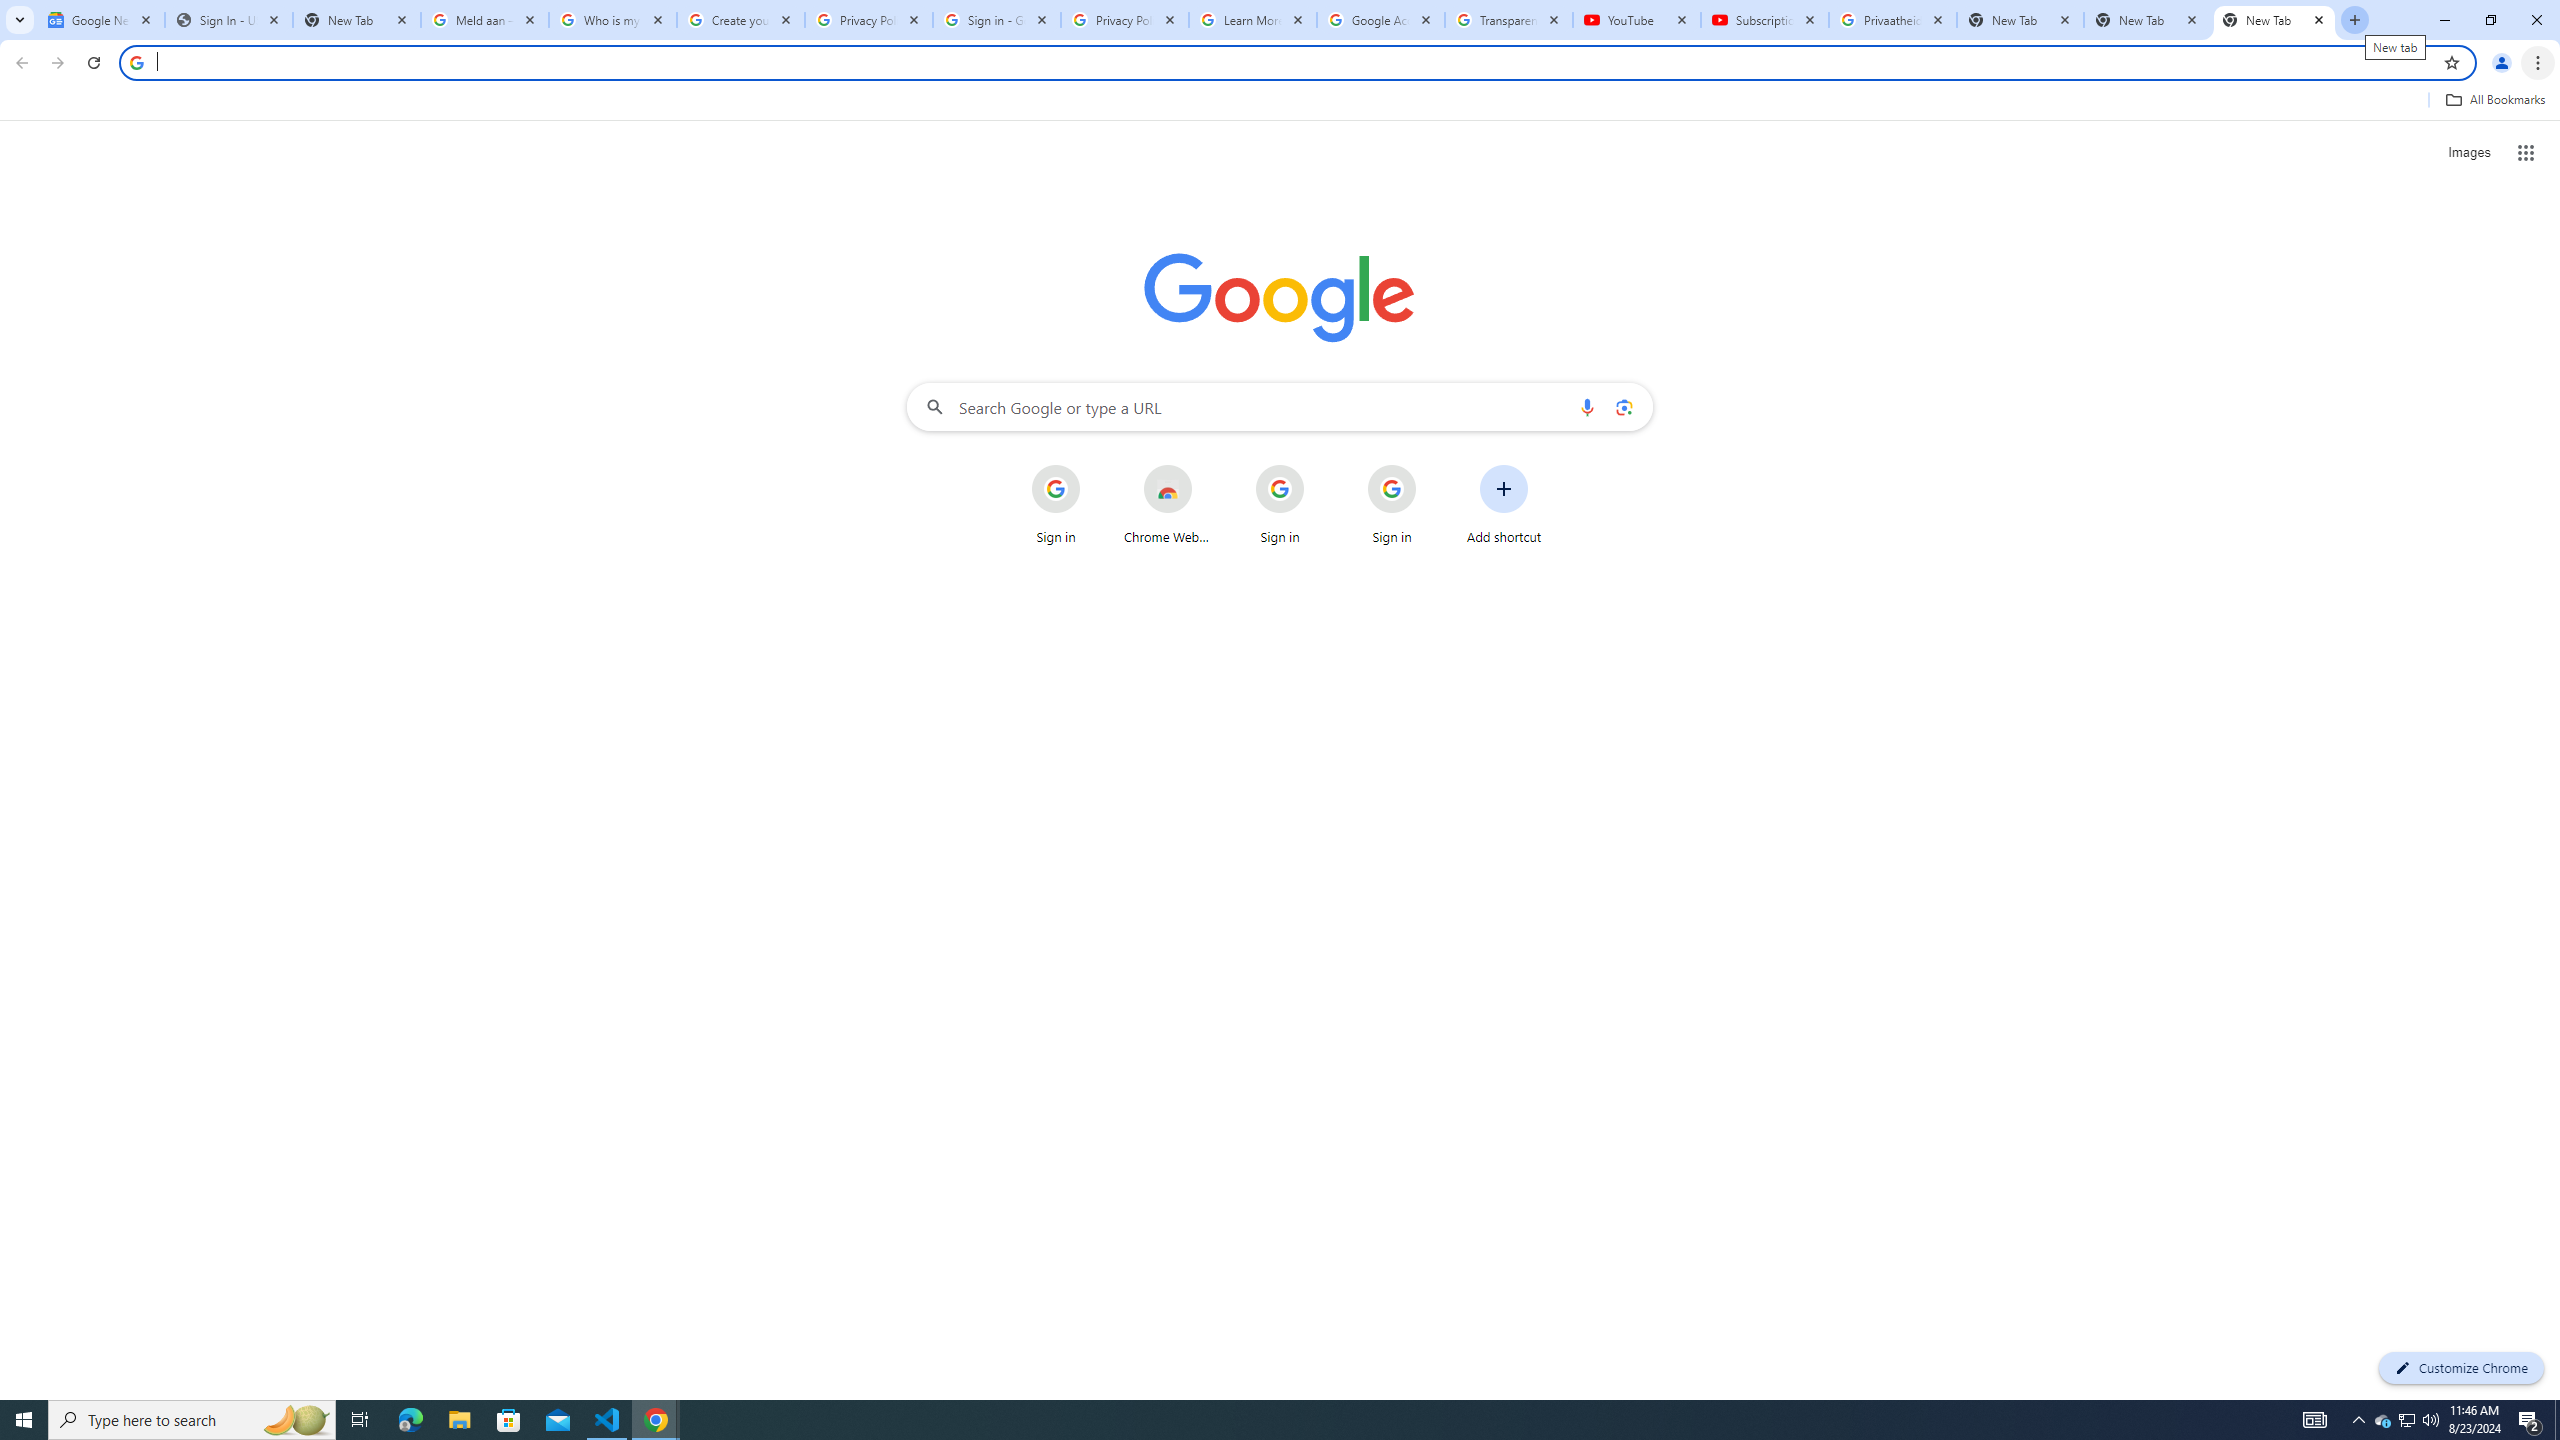 The height and width of the screenshot is (1440, 2560). What do you see at coordinates (2469, 153) in the screenshot?
I see `'Search for Images '` at bounding box center [2469, 153].